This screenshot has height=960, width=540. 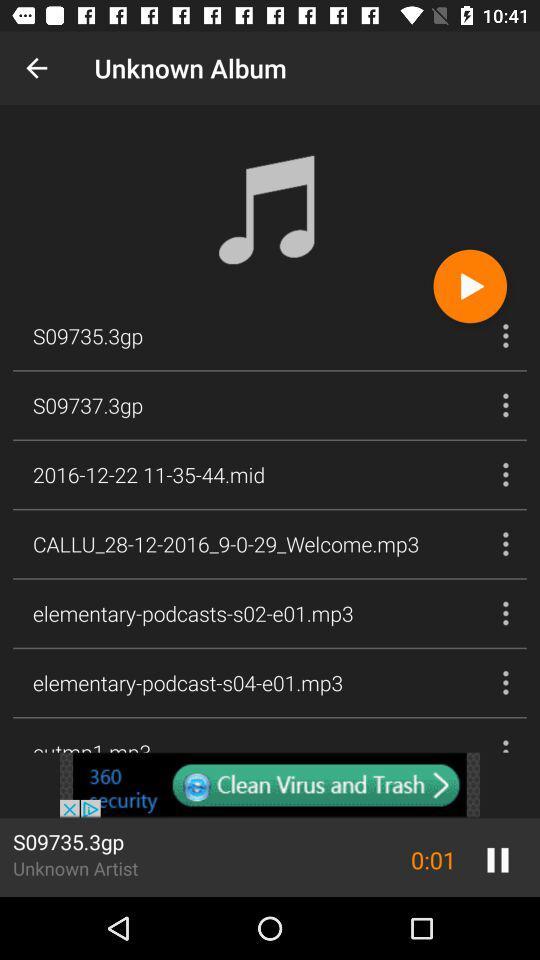 What do you see at coordinates (496, 859) in the screenshot?
I see `the pause icon` at bounding box center [496, 859].